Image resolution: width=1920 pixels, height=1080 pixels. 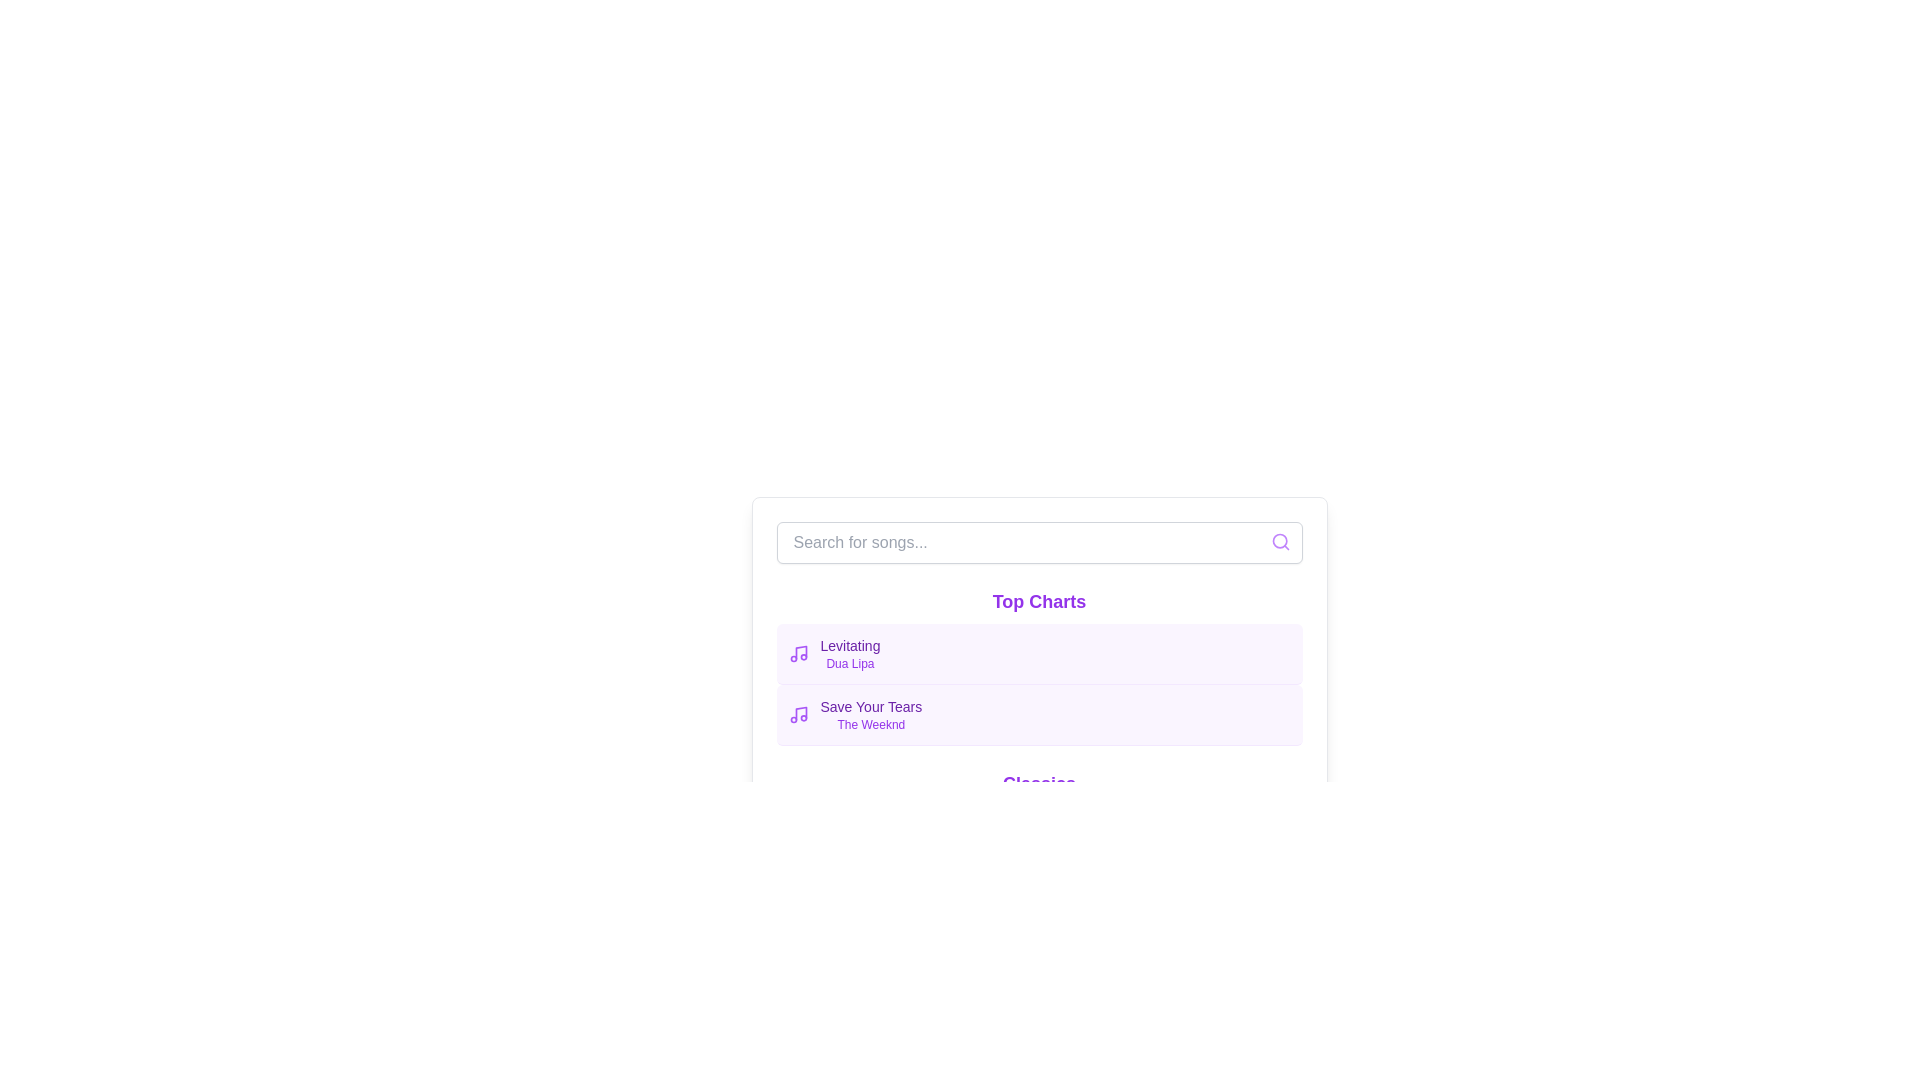 I want to click on the 'Top Charts' text label displayed in large, bold purple font, located at the top of a song list section just below the search bar, so click(x=1039, y=600).